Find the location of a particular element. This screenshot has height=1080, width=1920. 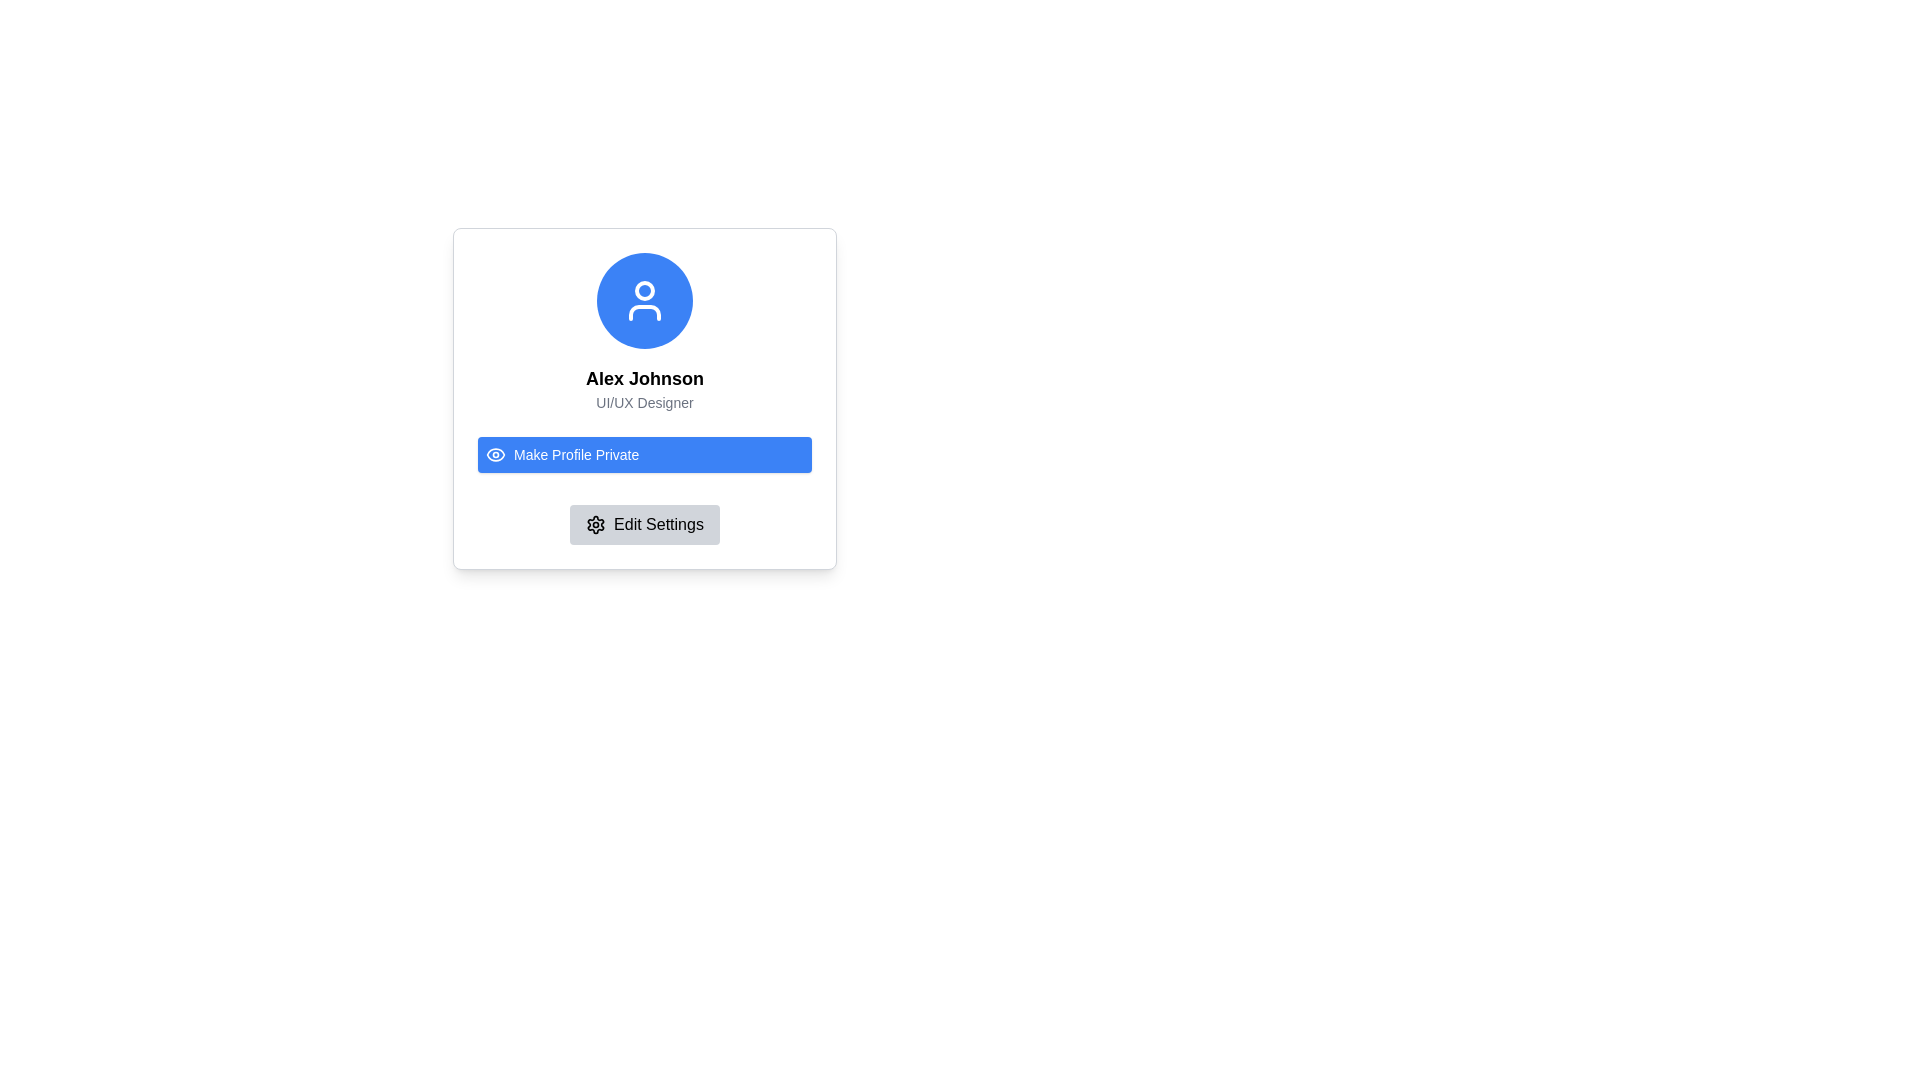

the user profile icon, which is a white circular head with a curved line suggesting shoulders, located at the center of a blue background above the text 'Alex Johnson' is located at coordinates (644, 300).